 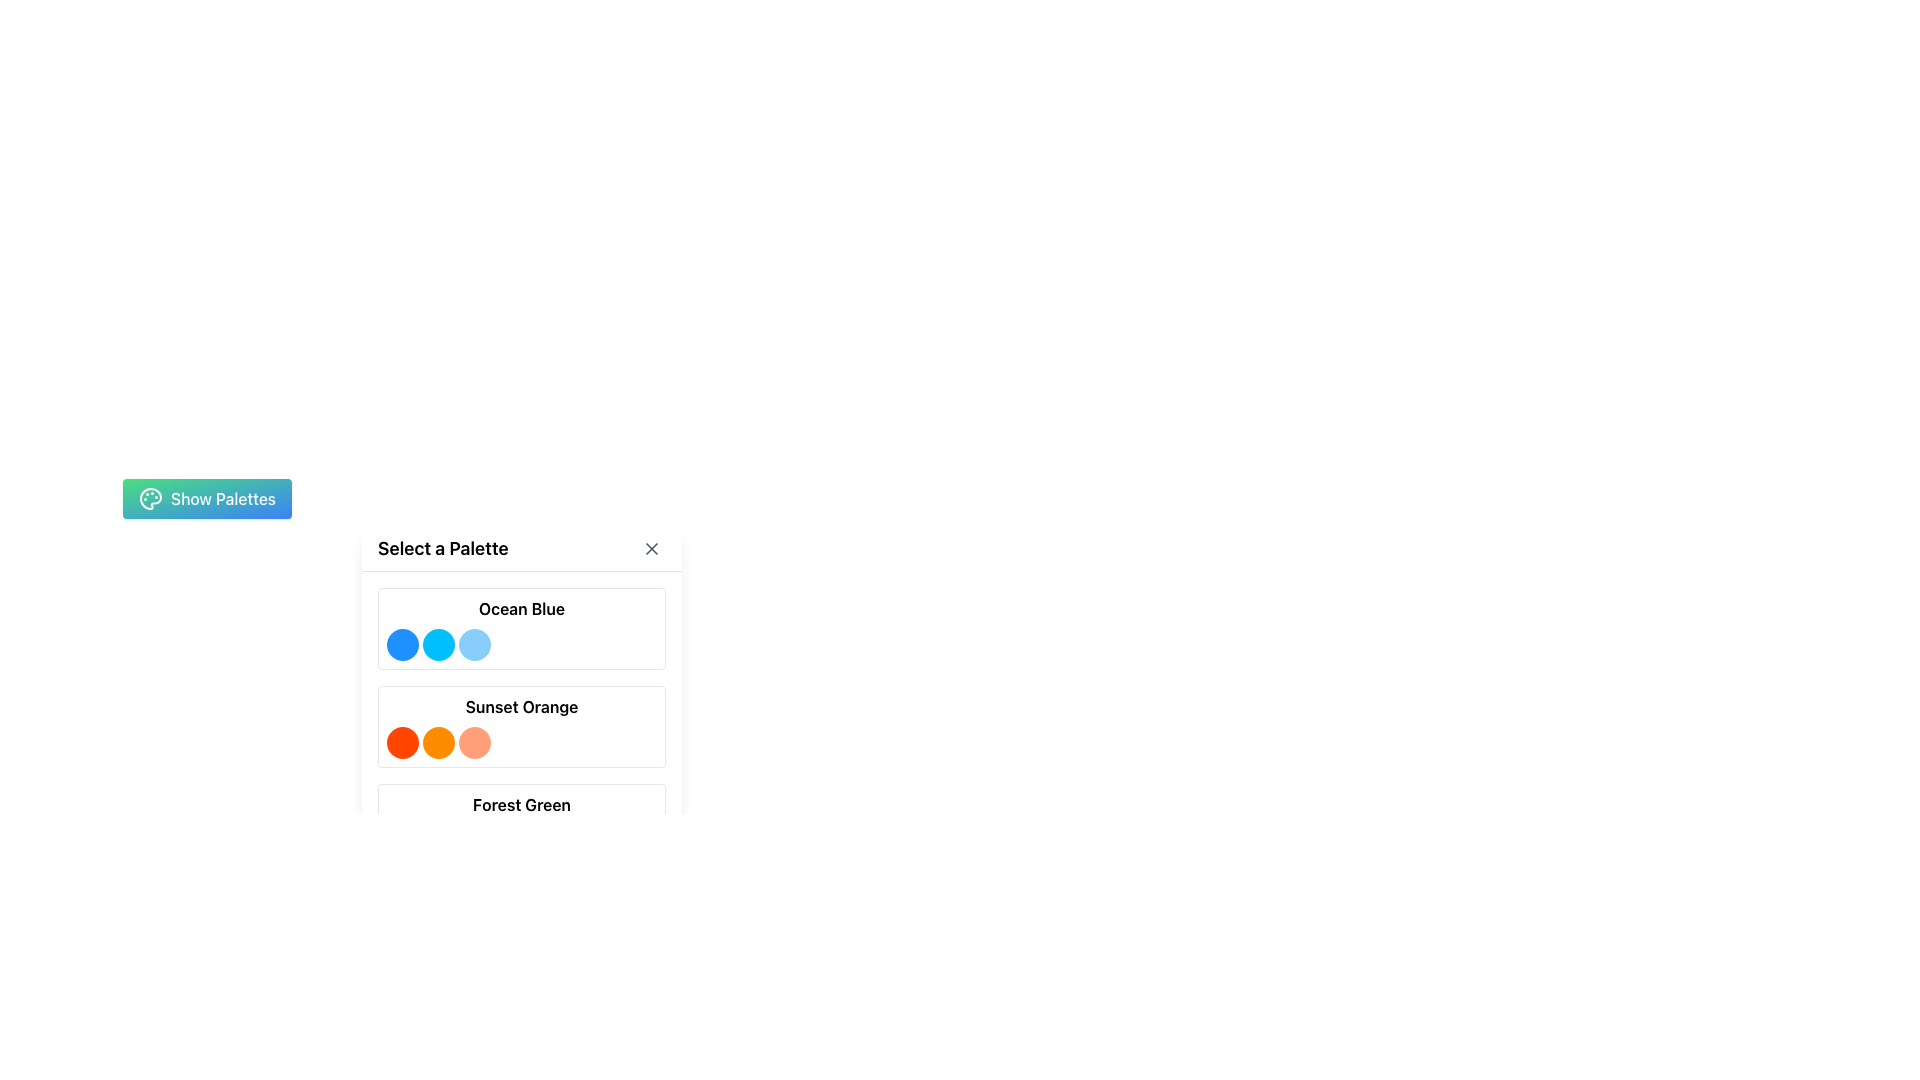 What do you see at coordinates (522, 726) in the screenshot?
I see `the 'Sunset Orange' color palette in the dropdown menu titled 'Select a Palette'` at bounding box center [522, 726].